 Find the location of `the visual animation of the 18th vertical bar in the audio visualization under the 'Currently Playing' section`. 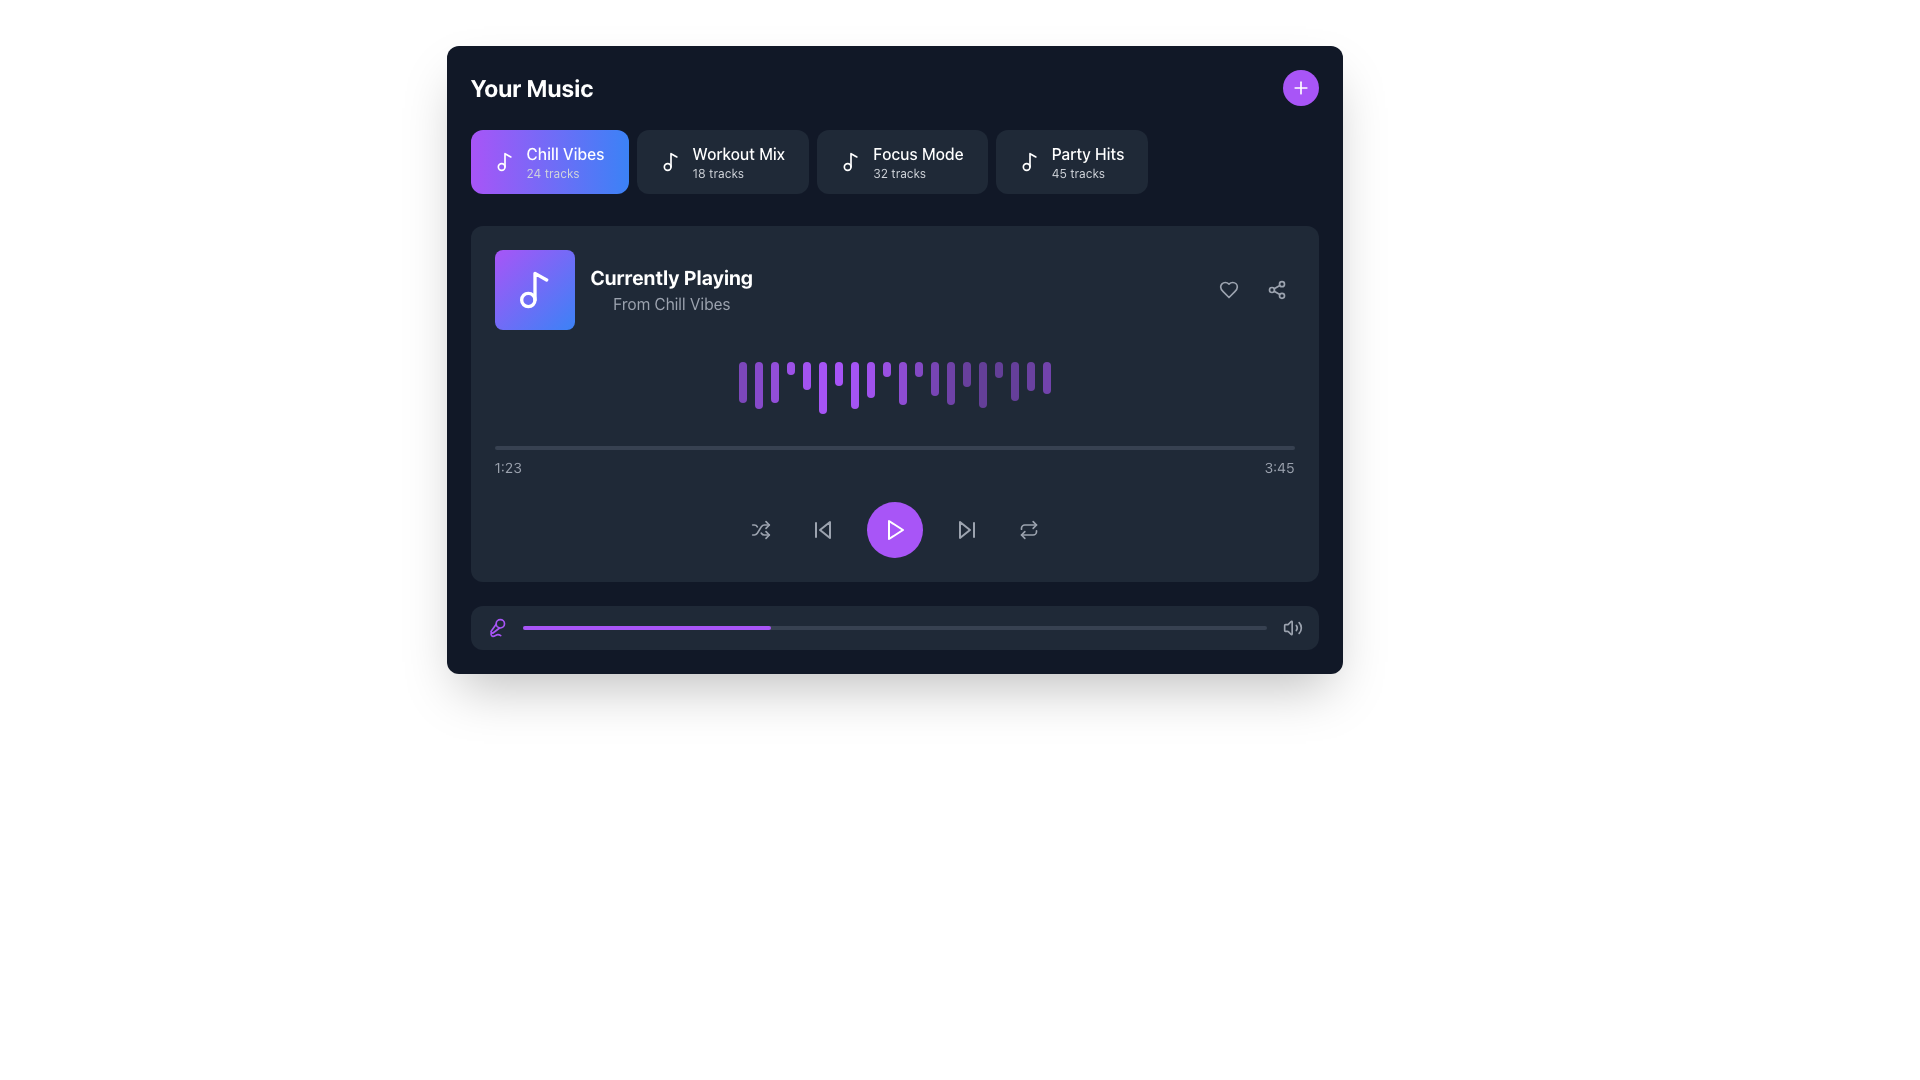

the visual animation of the 18th vertical bar in the audio visualization under the 'Currently Playing' section is located at coordinates (1014, 381).